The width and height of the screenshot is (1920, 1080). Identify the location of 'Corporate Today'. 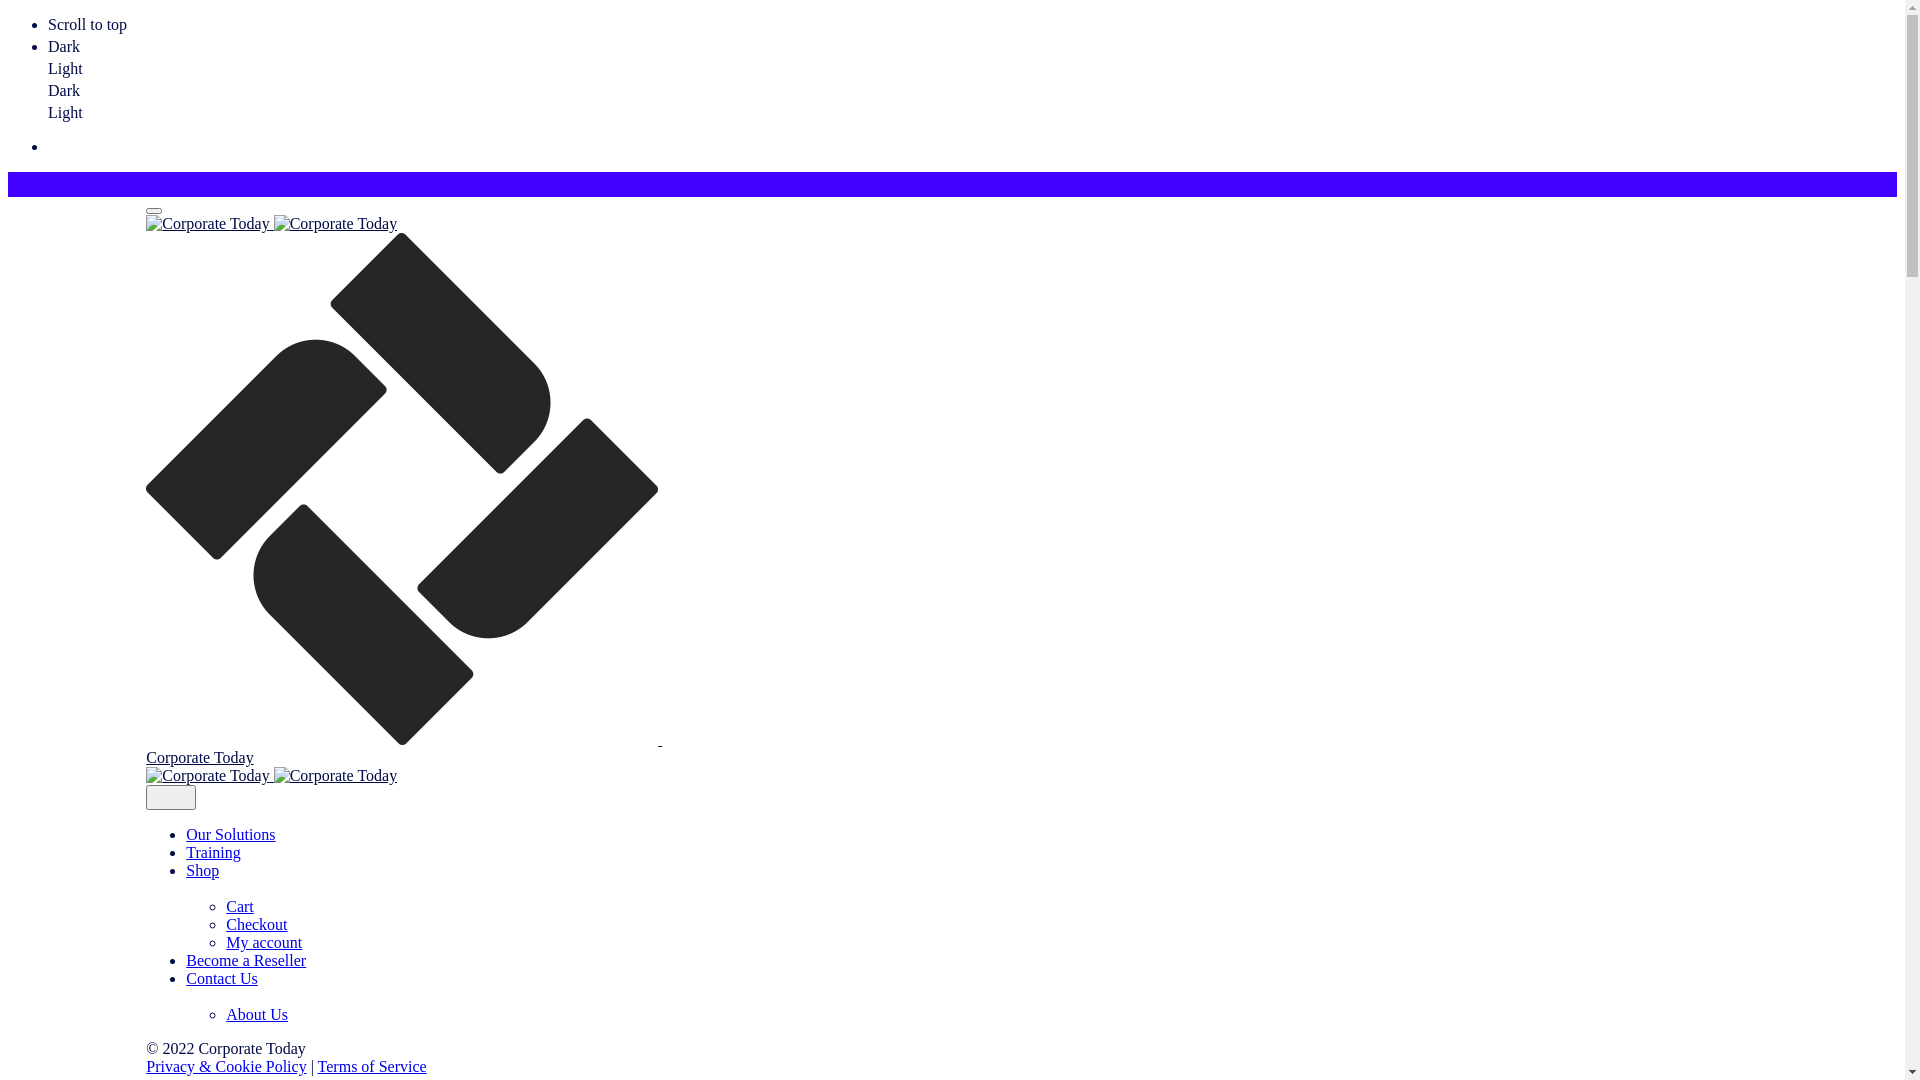
(795, 499).